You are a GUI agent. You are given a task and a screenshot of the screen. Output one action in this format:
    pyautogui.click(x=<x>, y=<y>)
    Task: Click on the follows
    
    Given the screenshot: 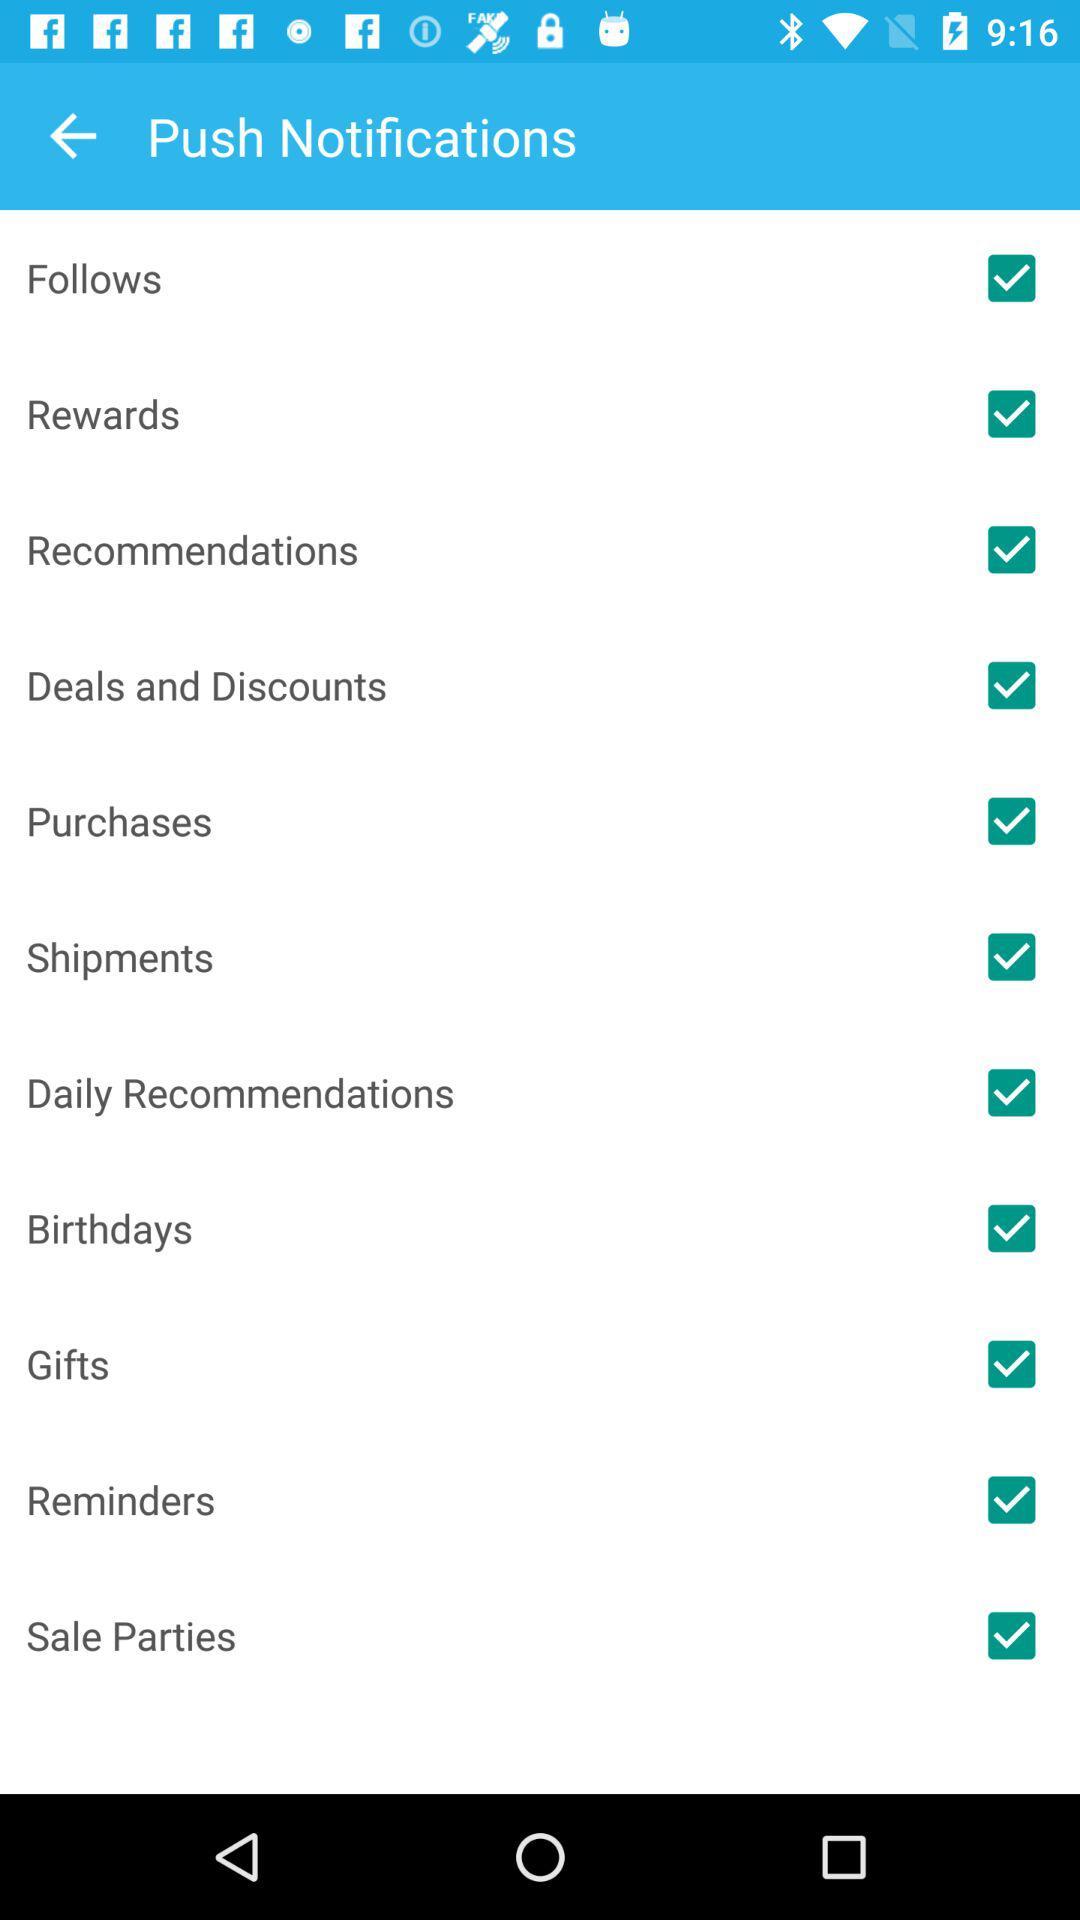 What is the action you would take?
    pyautogui.click(x=1011, y=277)
    